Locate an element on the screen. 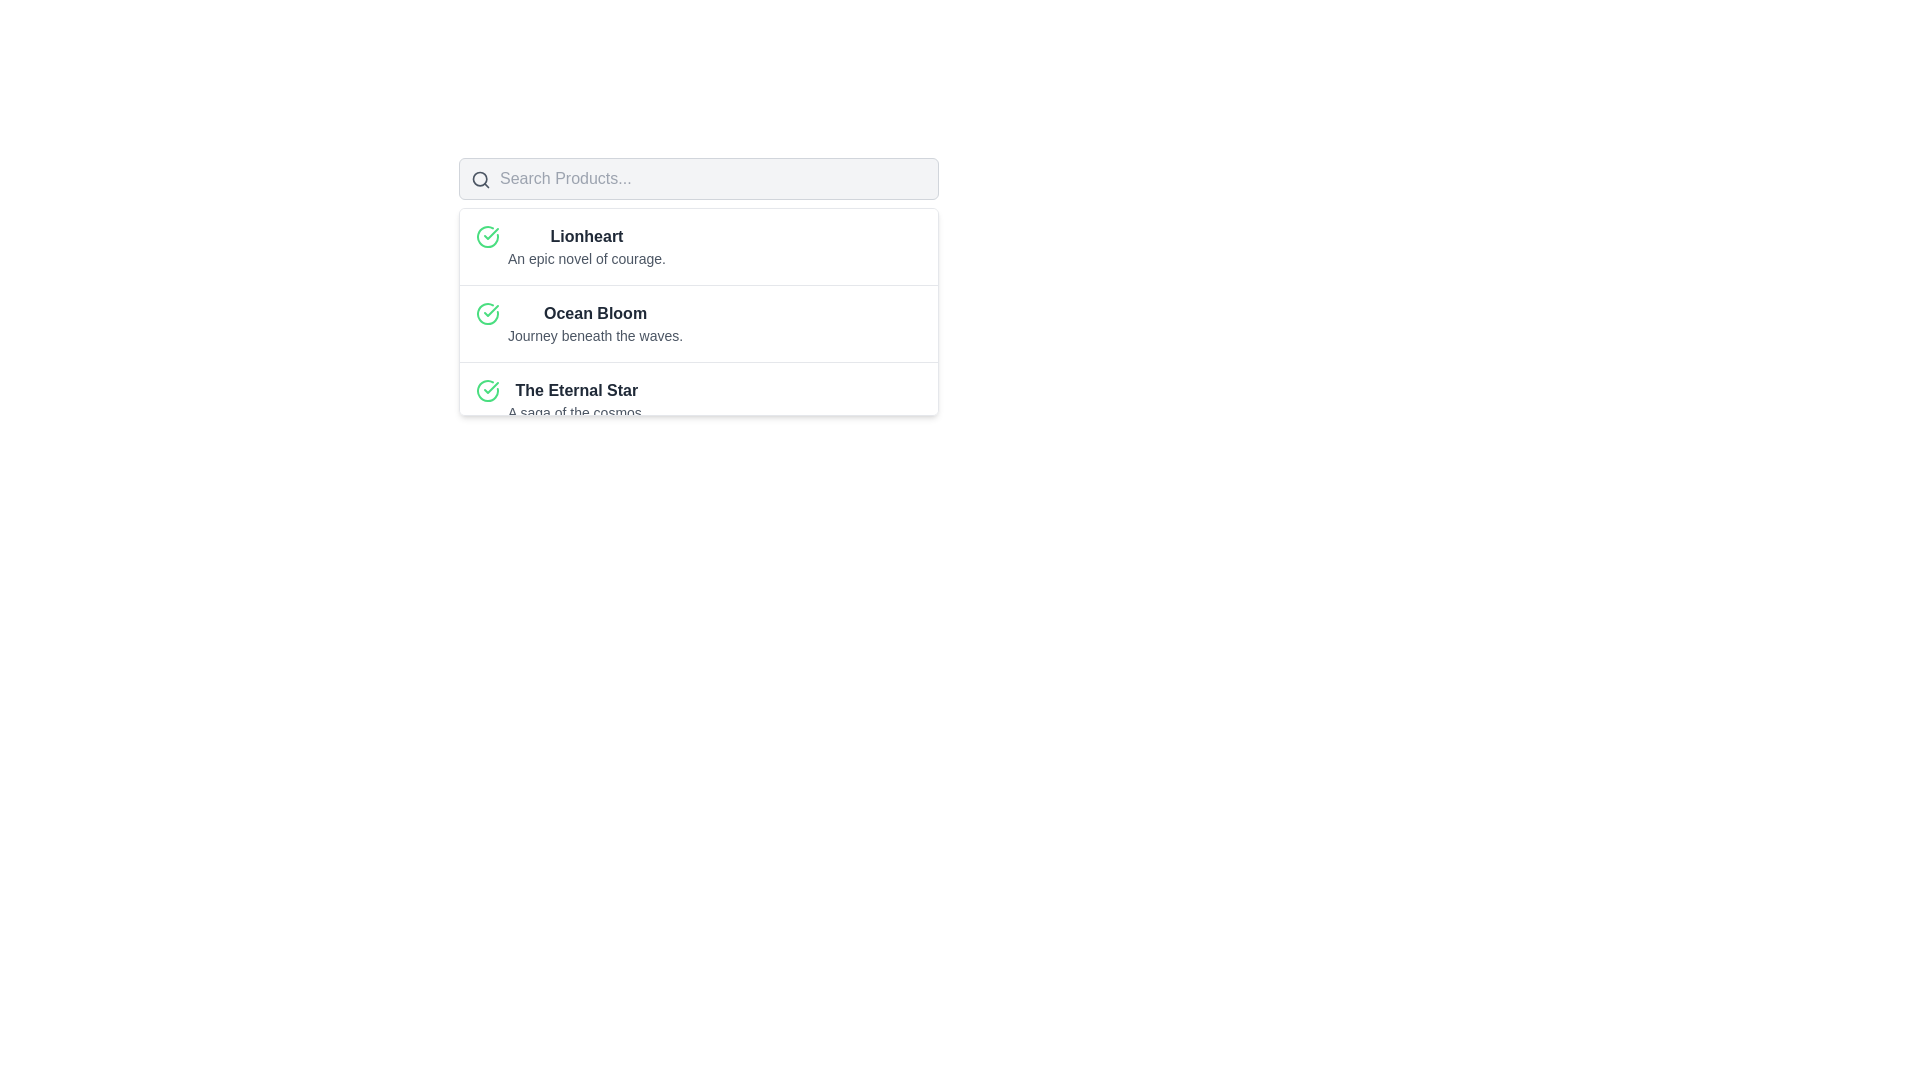 Image resolution: width=1920 pixels, height=1080 pixels. the text label styled in small gray font reading 'A saga of the cosmos.' positioned below the title 'The Eternal Star' in the third item of a vertical list is located at coordinates (575, 411).